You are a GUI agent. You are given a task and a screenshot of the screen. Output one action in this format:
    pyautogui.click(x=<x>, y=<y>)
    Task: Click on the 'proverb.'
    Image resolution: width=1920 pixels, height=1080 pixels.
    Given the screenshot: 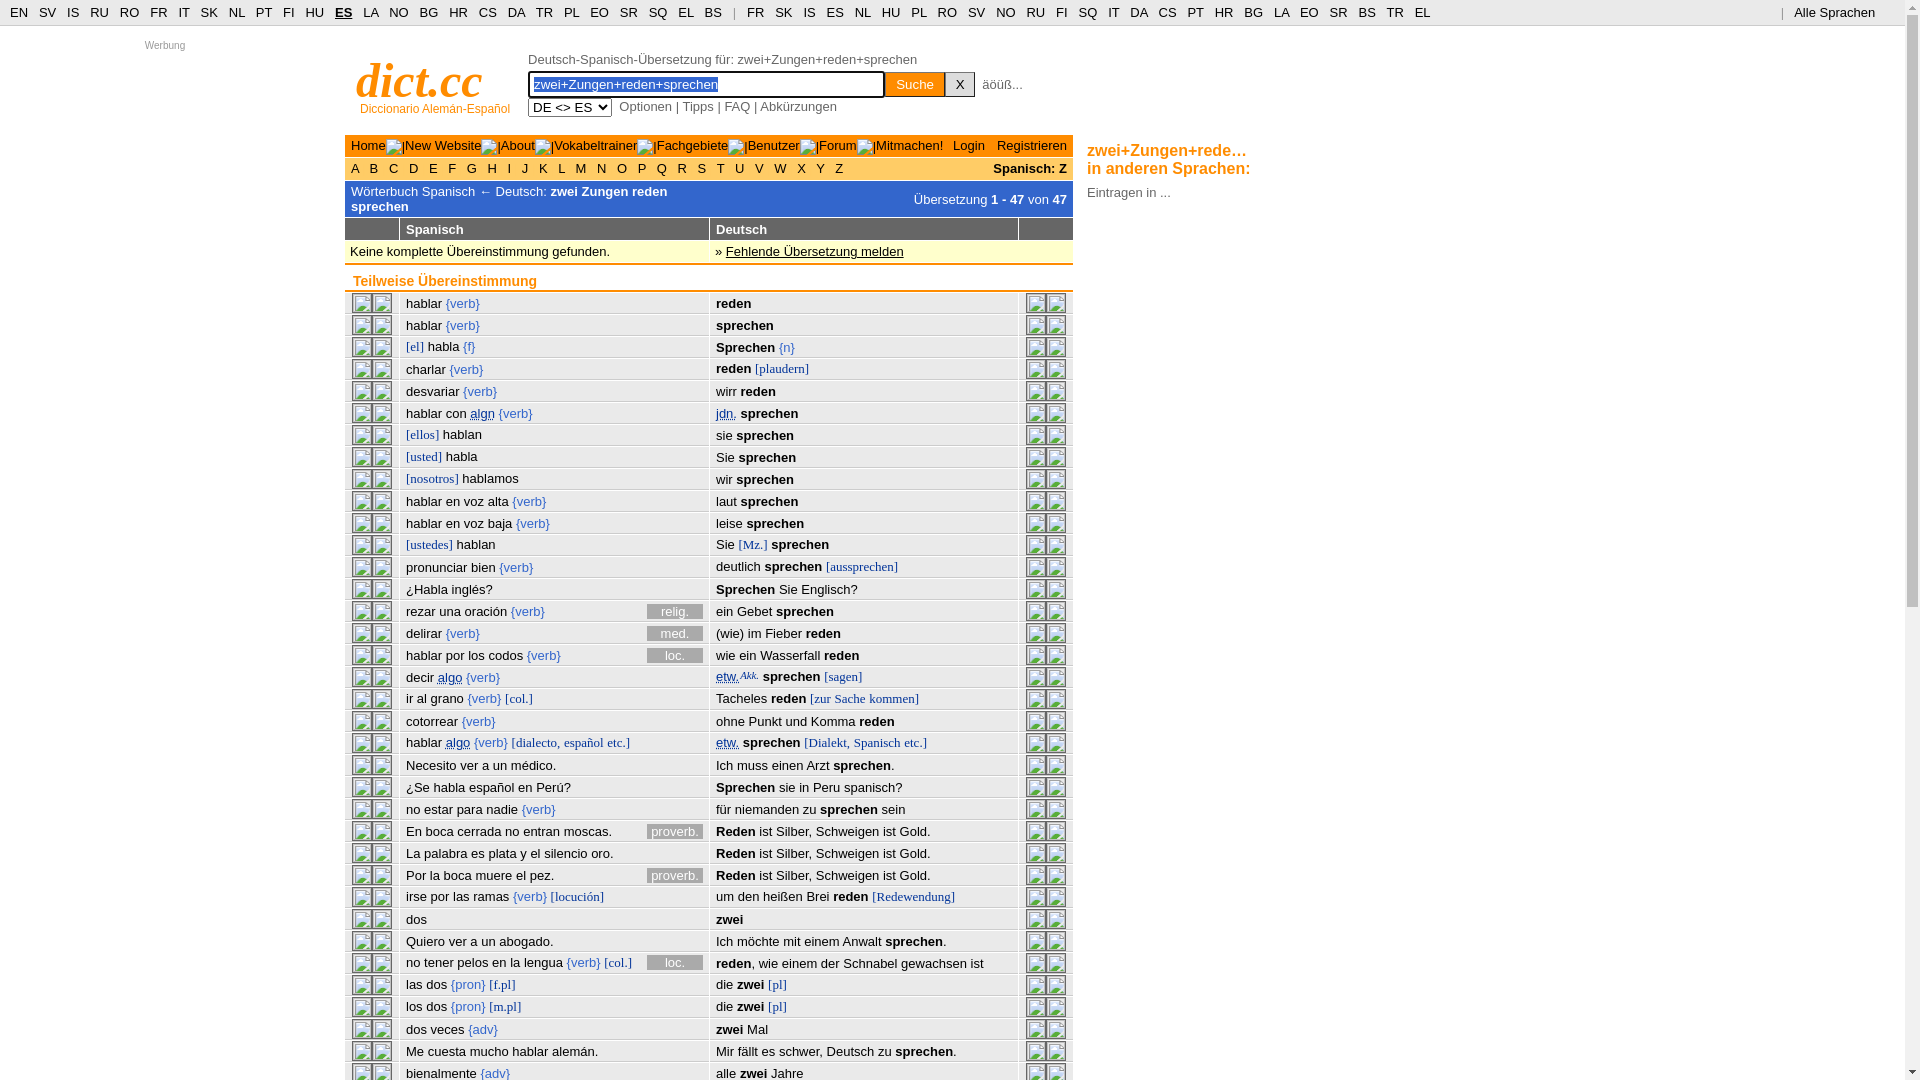 What is the action you would take?
    pyautogui.click(x=675, y=874)
    